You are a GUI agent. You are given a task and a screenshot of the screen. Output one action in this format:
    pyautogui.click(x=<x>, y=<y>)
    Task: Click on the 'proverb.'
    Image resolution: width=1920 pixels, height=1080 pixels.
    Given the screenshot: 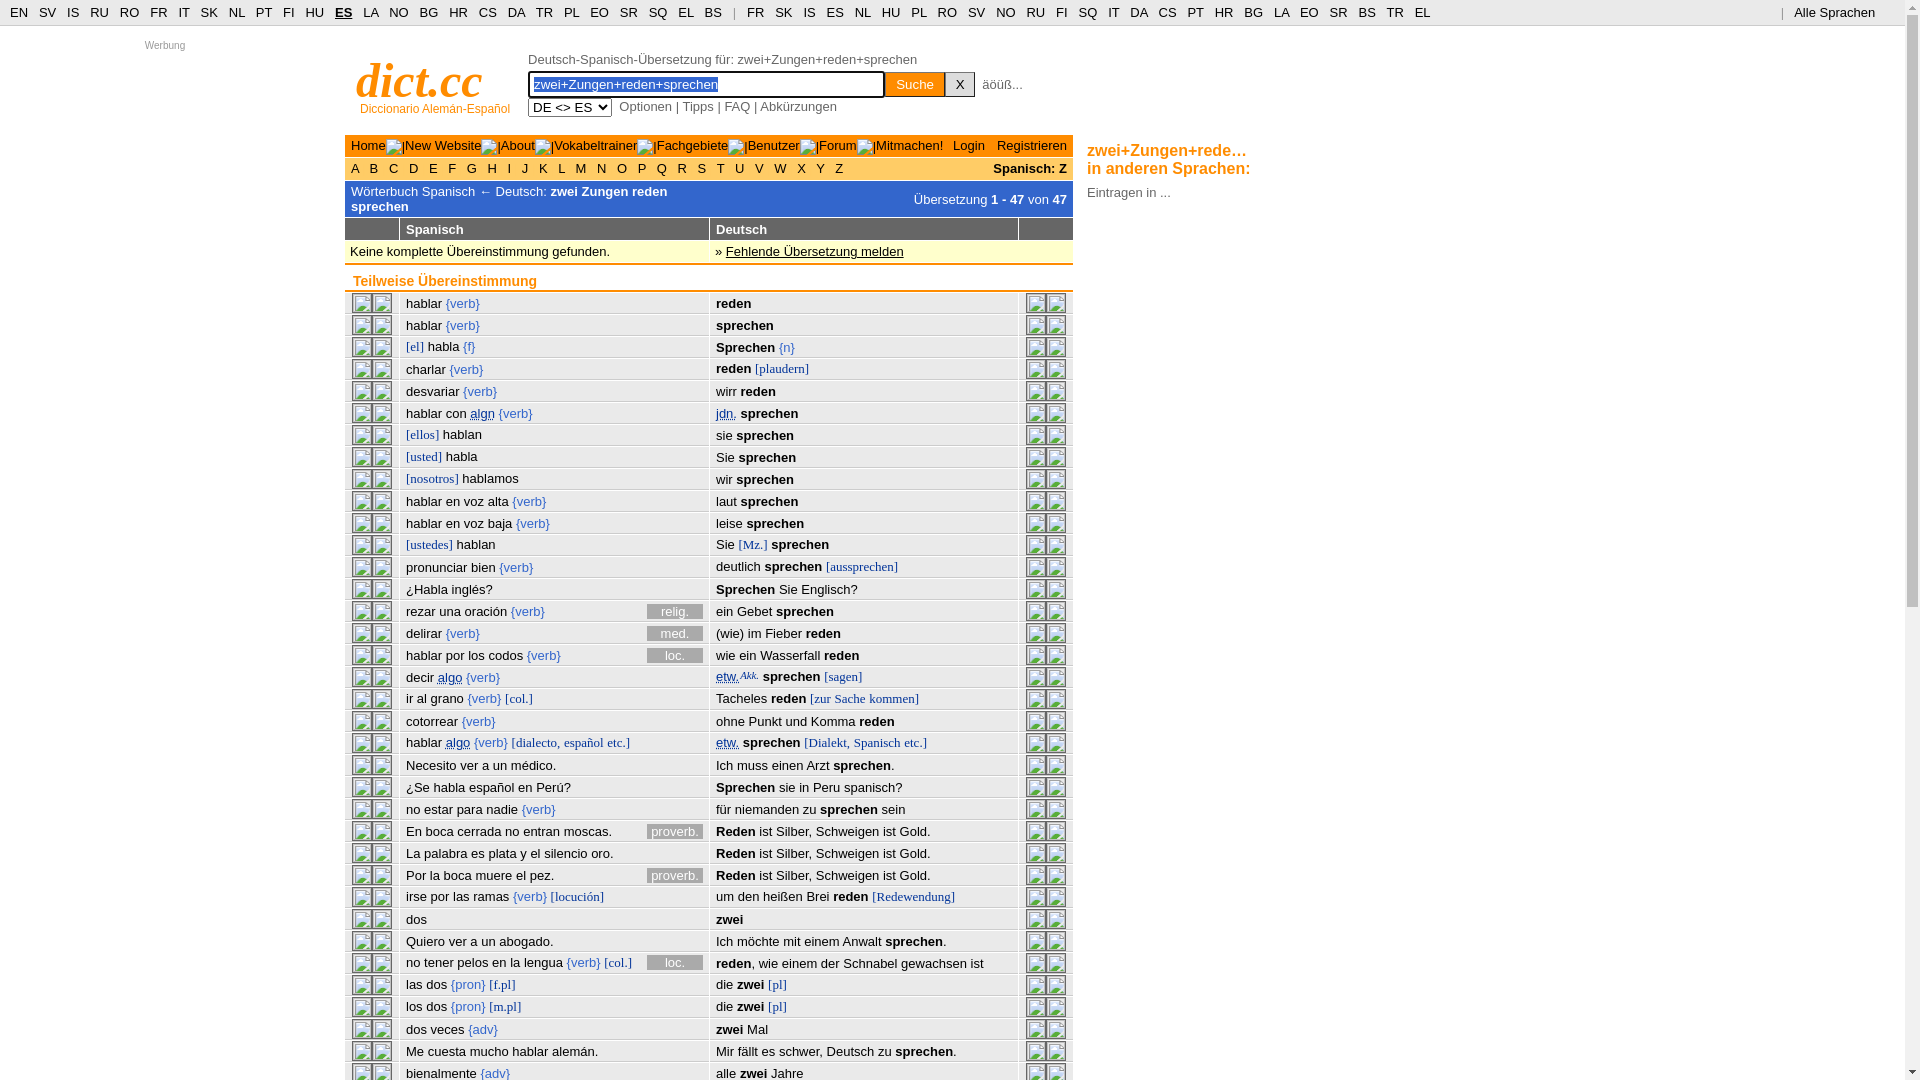 What is the action you would take?
    pyautogui.click(x=675, y=874)
    